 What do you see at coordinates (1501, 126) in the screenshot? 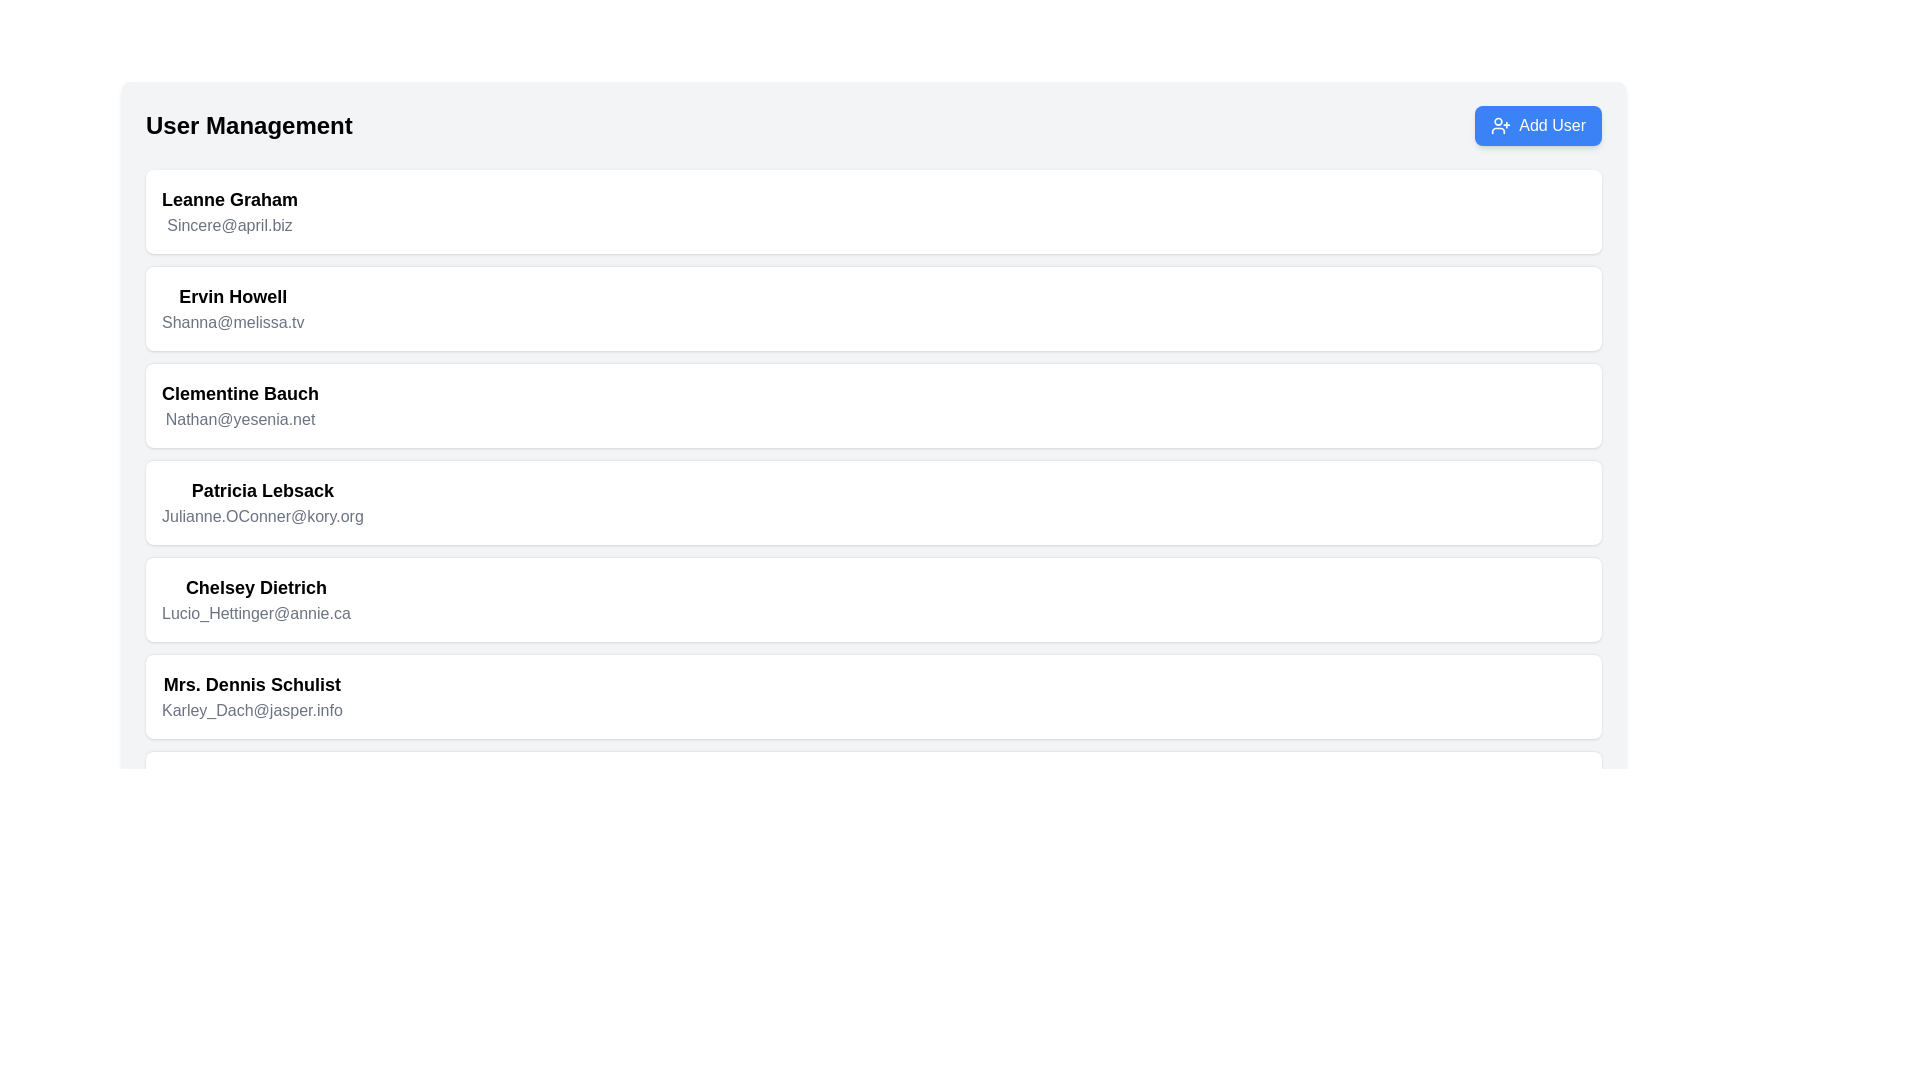
I see `the icon within the 'Add User' button located in the top-right corner of the interface to indicate the action of adding a new user` at bounding box center [1501, 126].